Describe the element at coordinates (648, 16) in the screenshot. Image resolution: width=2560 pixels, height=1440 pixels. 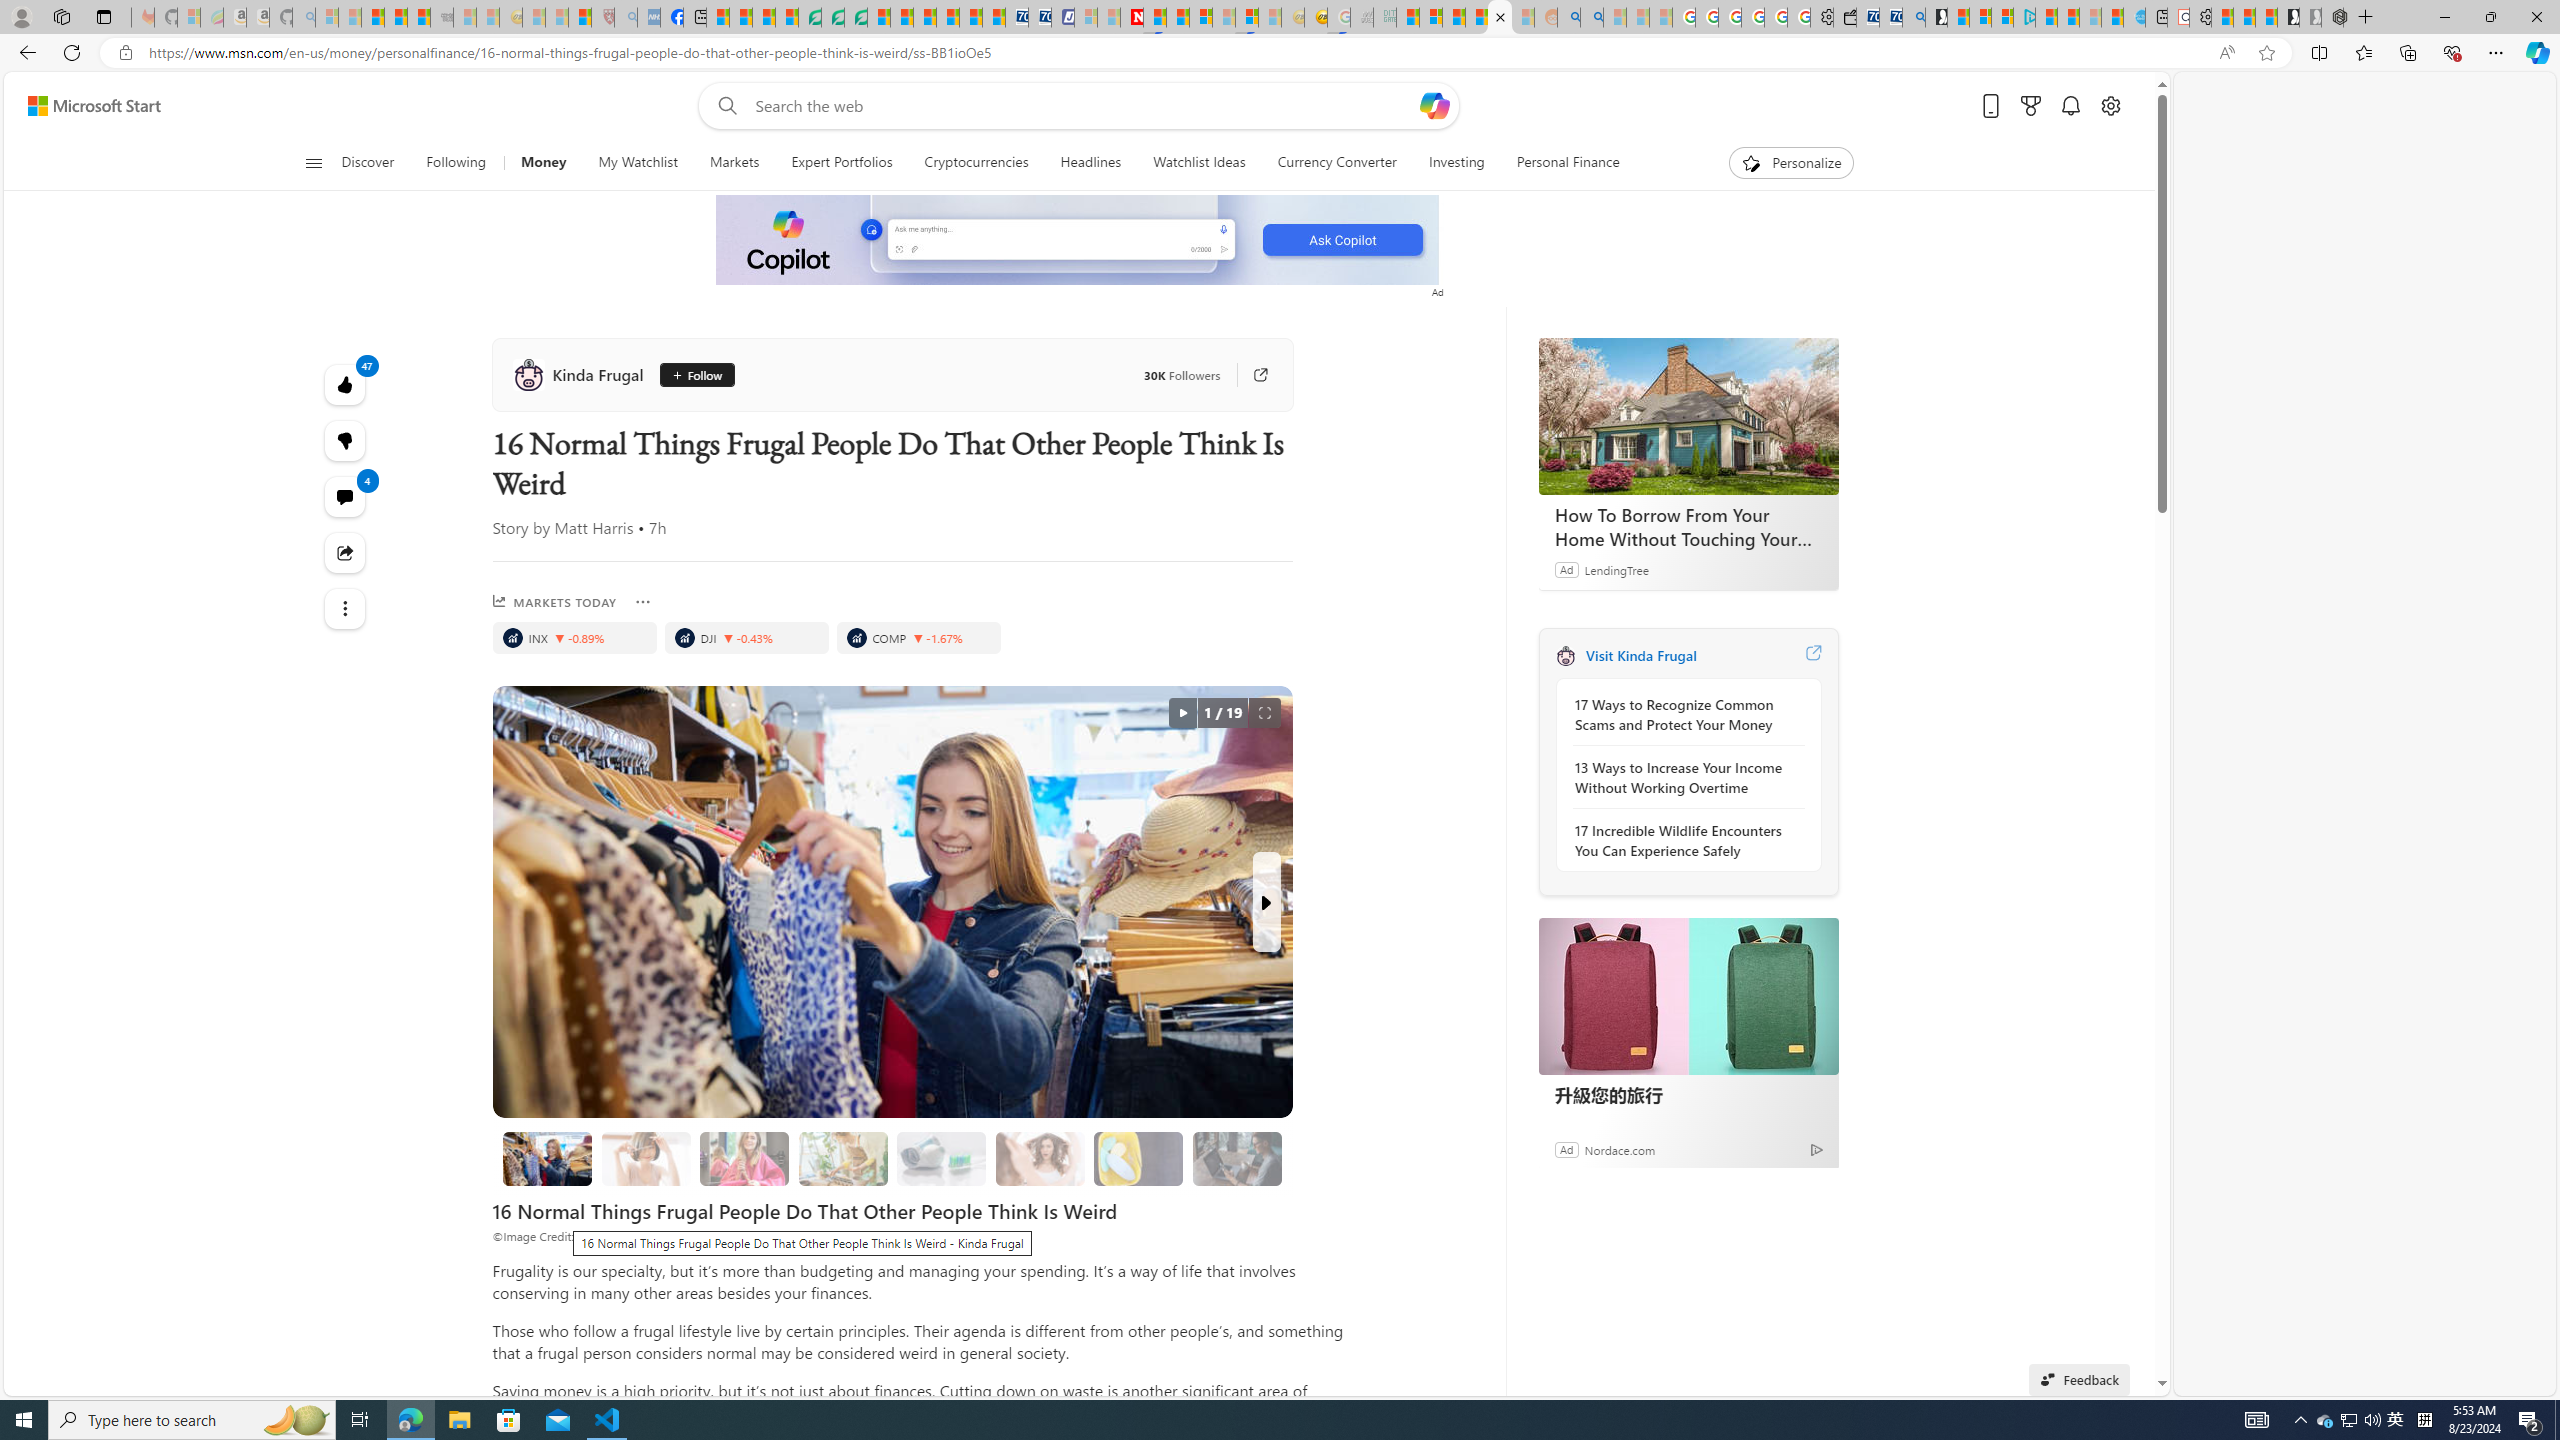
I see `'NCL Adult Asthma Inhaler Choice Guideline - Sleeping'` at that location.